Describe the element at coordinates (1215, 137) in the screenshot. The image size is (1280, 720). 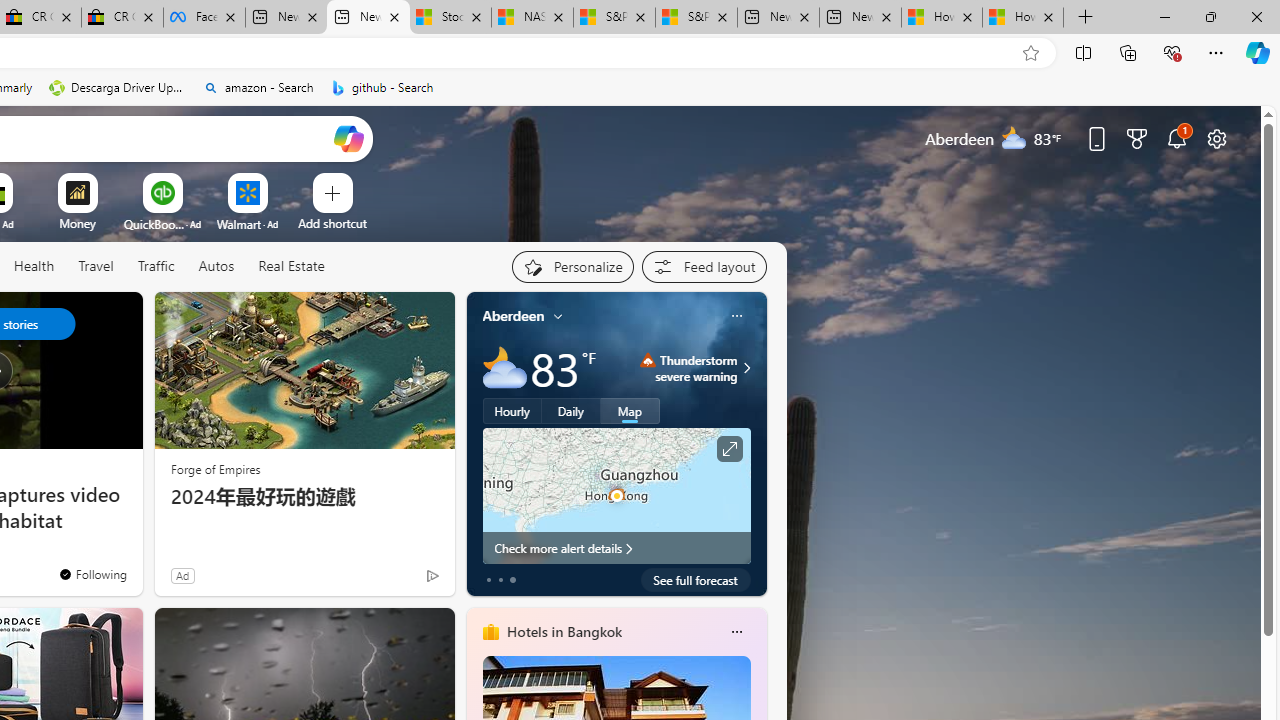
I see `'Page settings'` at that location.